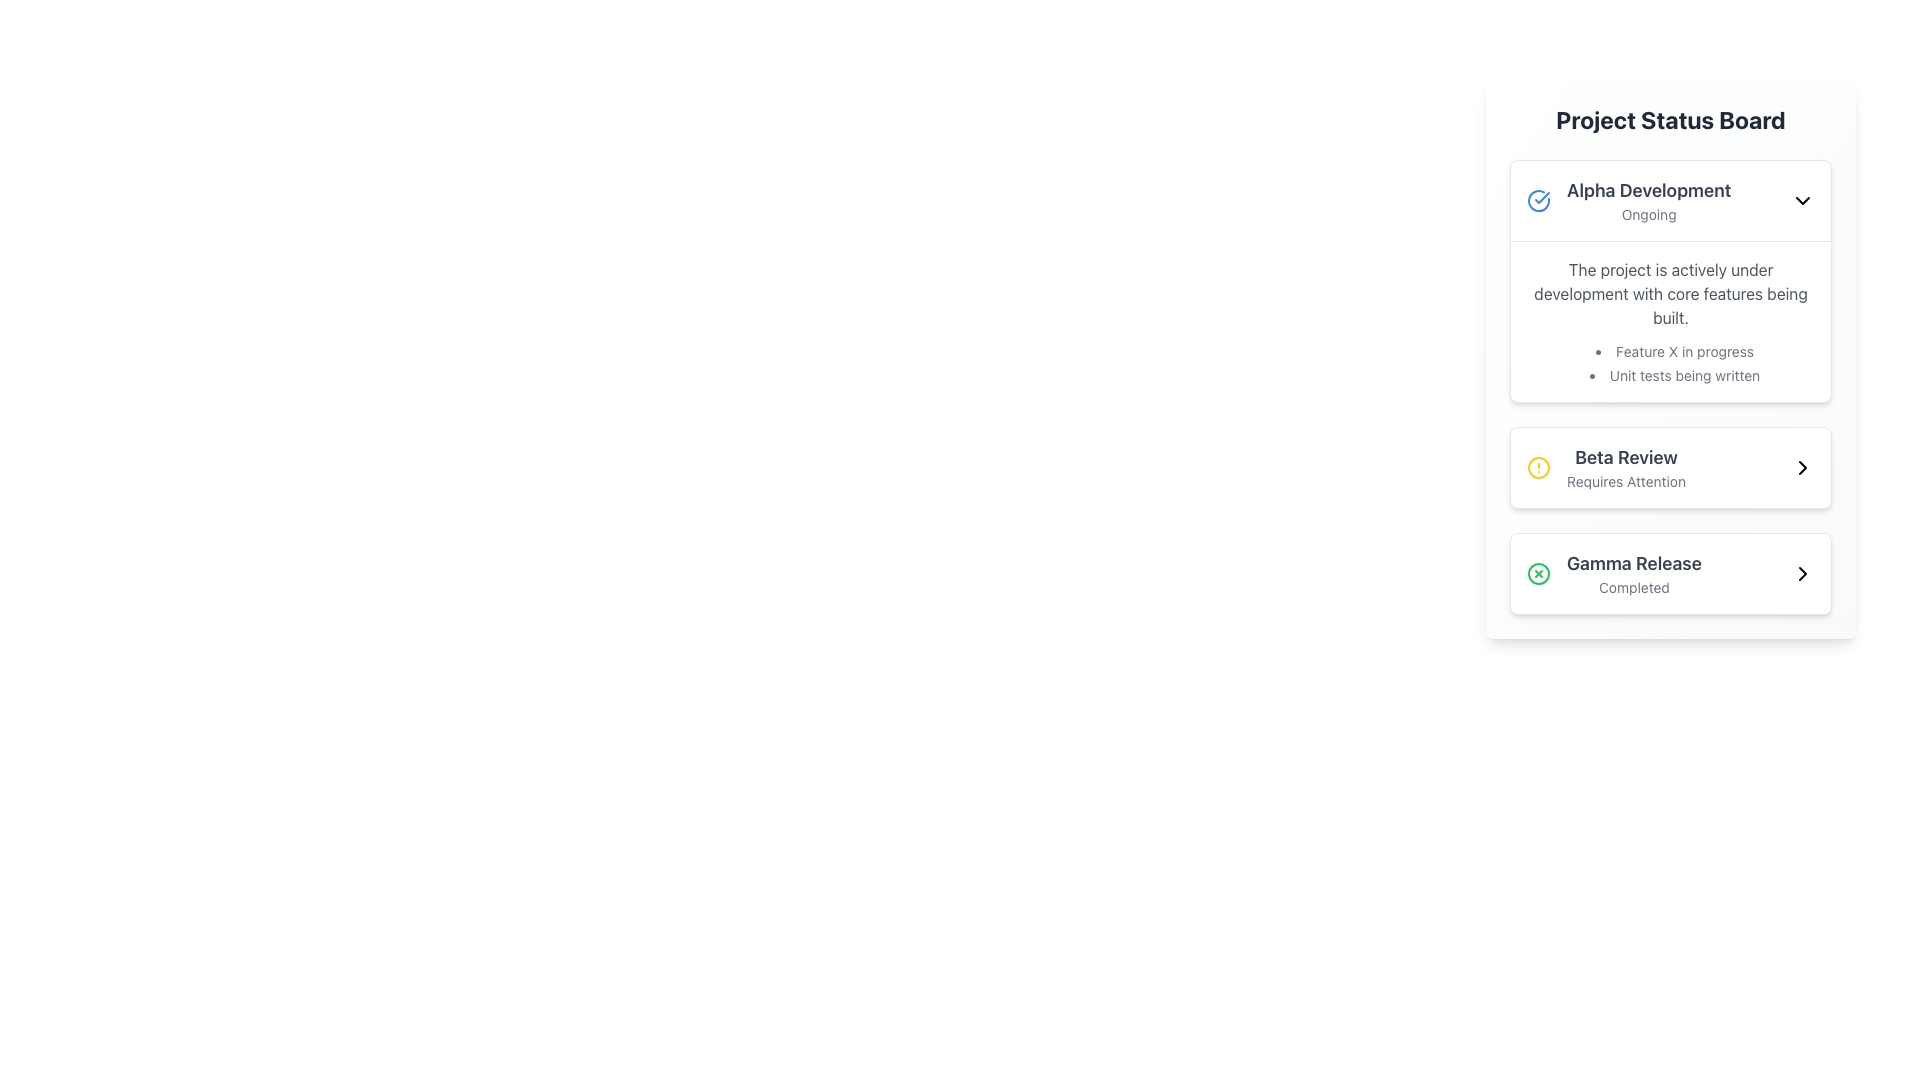  Describe the element at coordinates (1538, 574) in the screenshot. I see `the status indicator icon located to the left of the 'Gamma Release' title in the 'Gamma Release Completed' card` at that location.